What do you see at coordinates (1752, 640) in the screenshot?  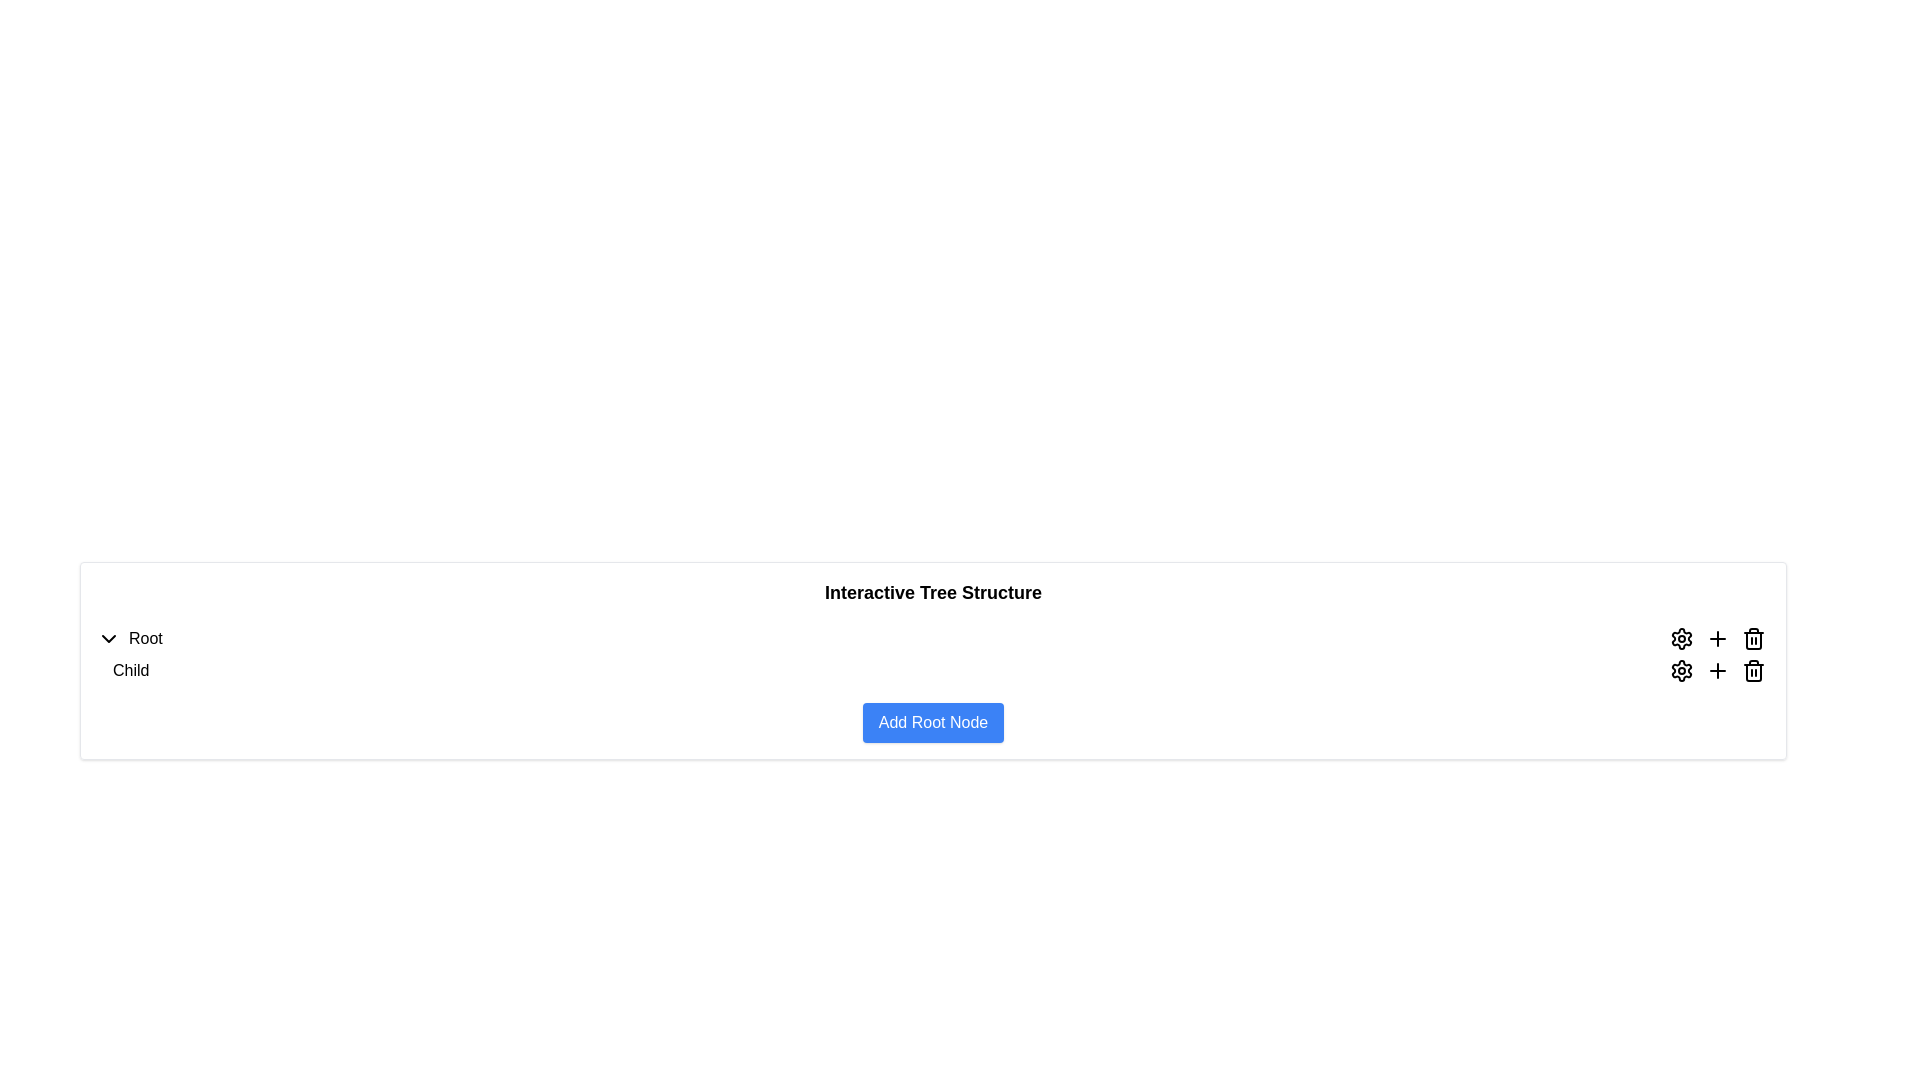 I see `the trash bin icon component` at bounding box center [1752, 640].